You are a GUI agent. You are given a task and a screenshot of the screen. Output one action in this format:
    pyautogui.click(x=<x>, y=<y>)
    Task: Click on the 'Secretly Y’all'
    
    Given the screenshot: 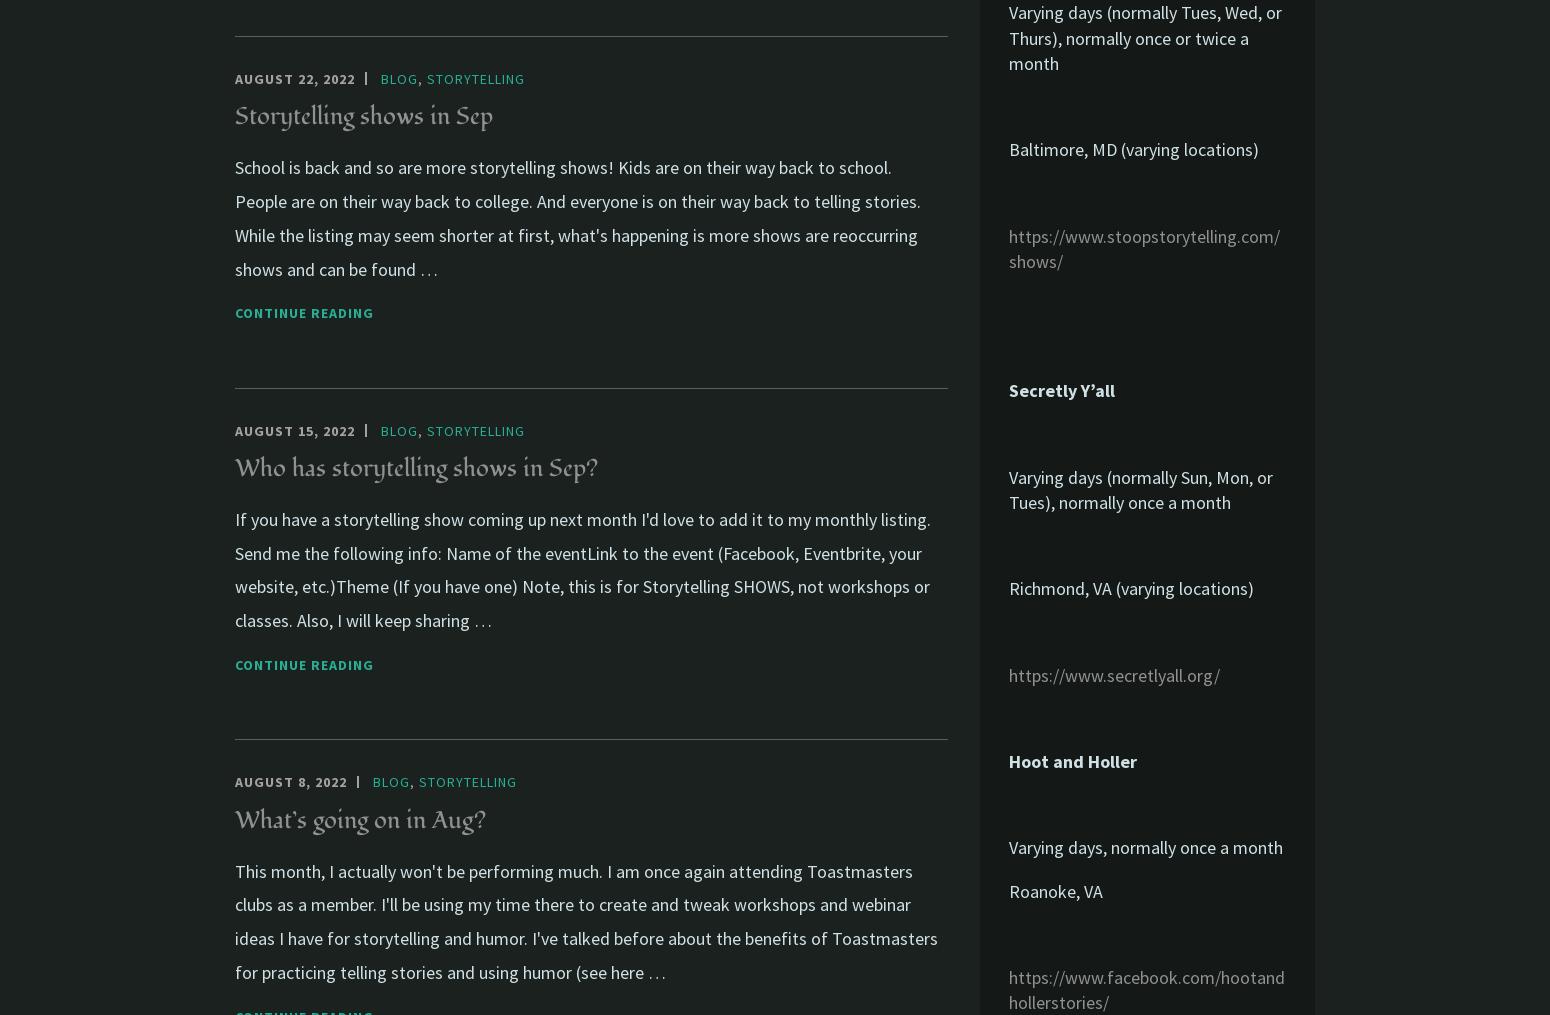 What is the action you would take?
    pyautogui.click(x=1062, y=390)
    